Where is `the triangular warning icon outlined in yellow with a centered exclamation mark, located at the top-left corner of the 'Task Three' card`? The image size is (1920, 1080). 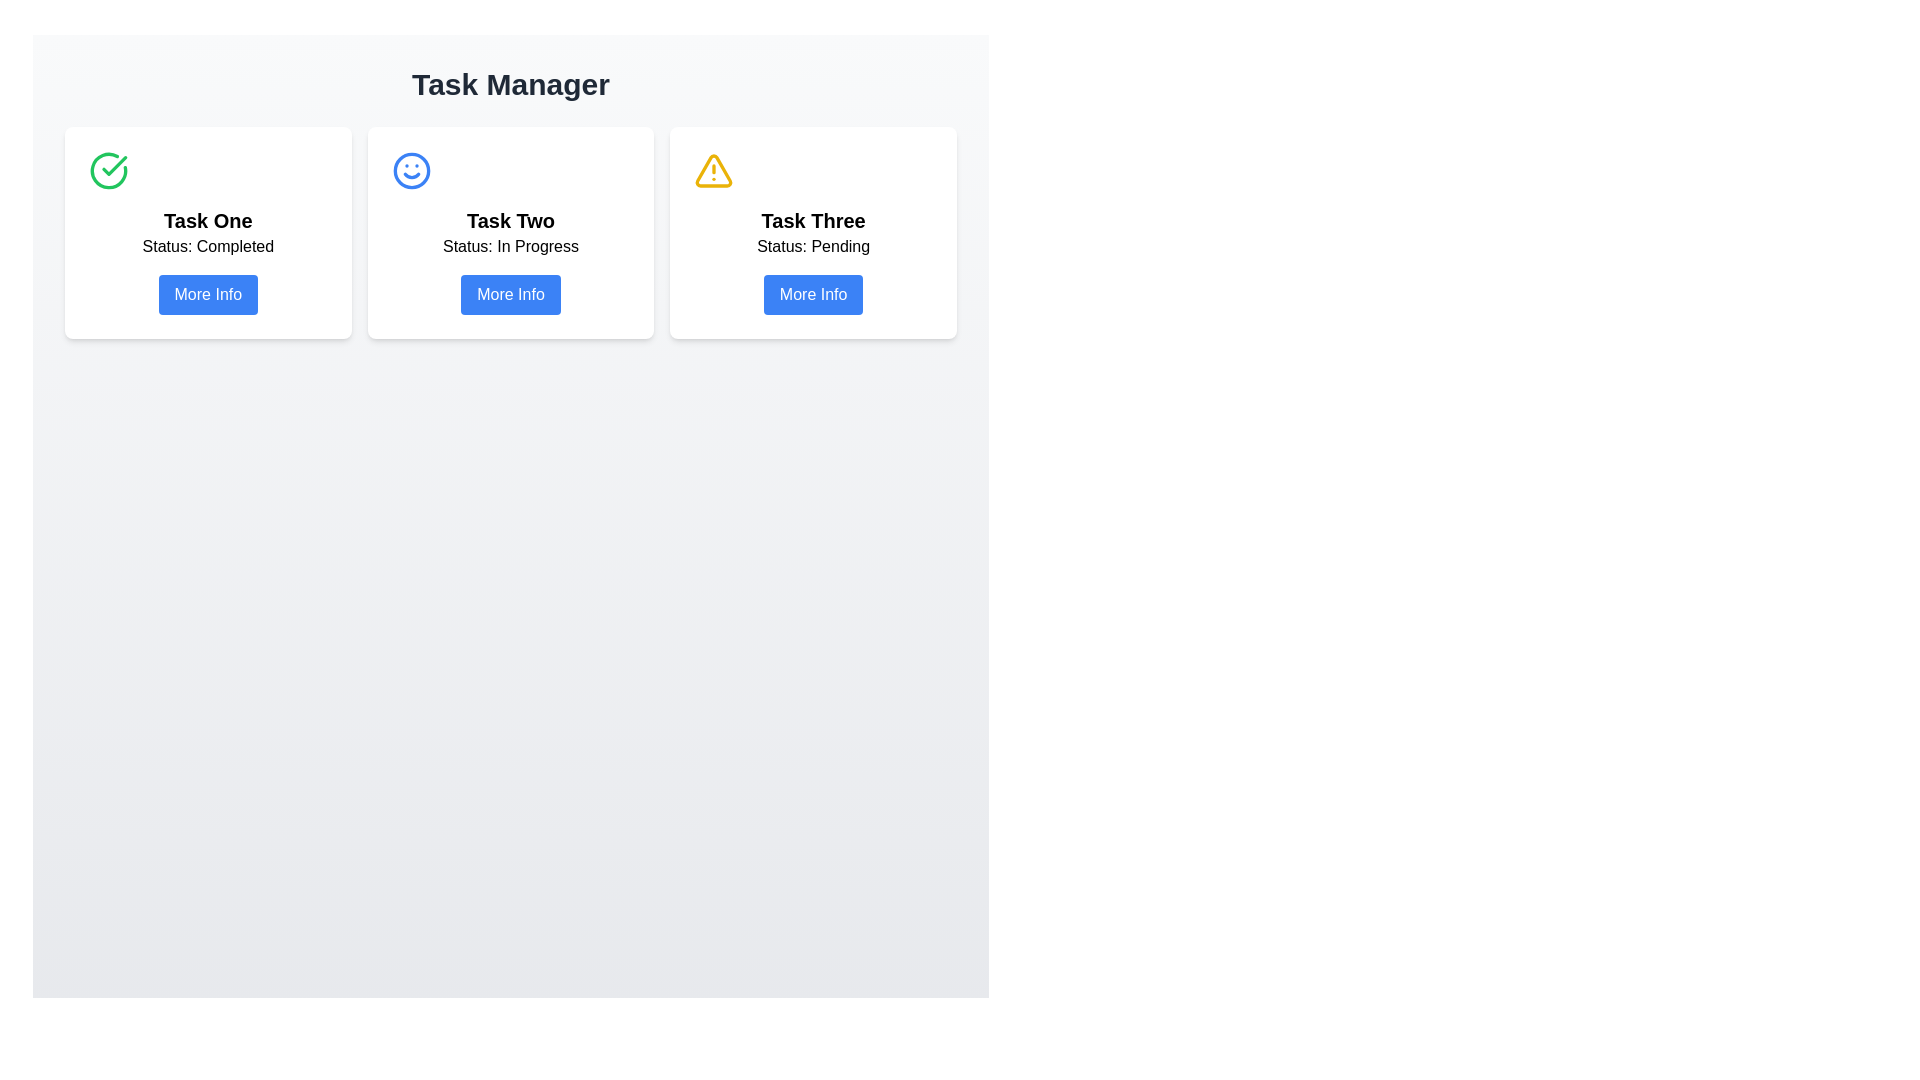 the triangular warning icon outlined in yellow with a centered exclamation mark, located at the top-left corner of the 'Task Three' card is located at coordinates (714, 169).